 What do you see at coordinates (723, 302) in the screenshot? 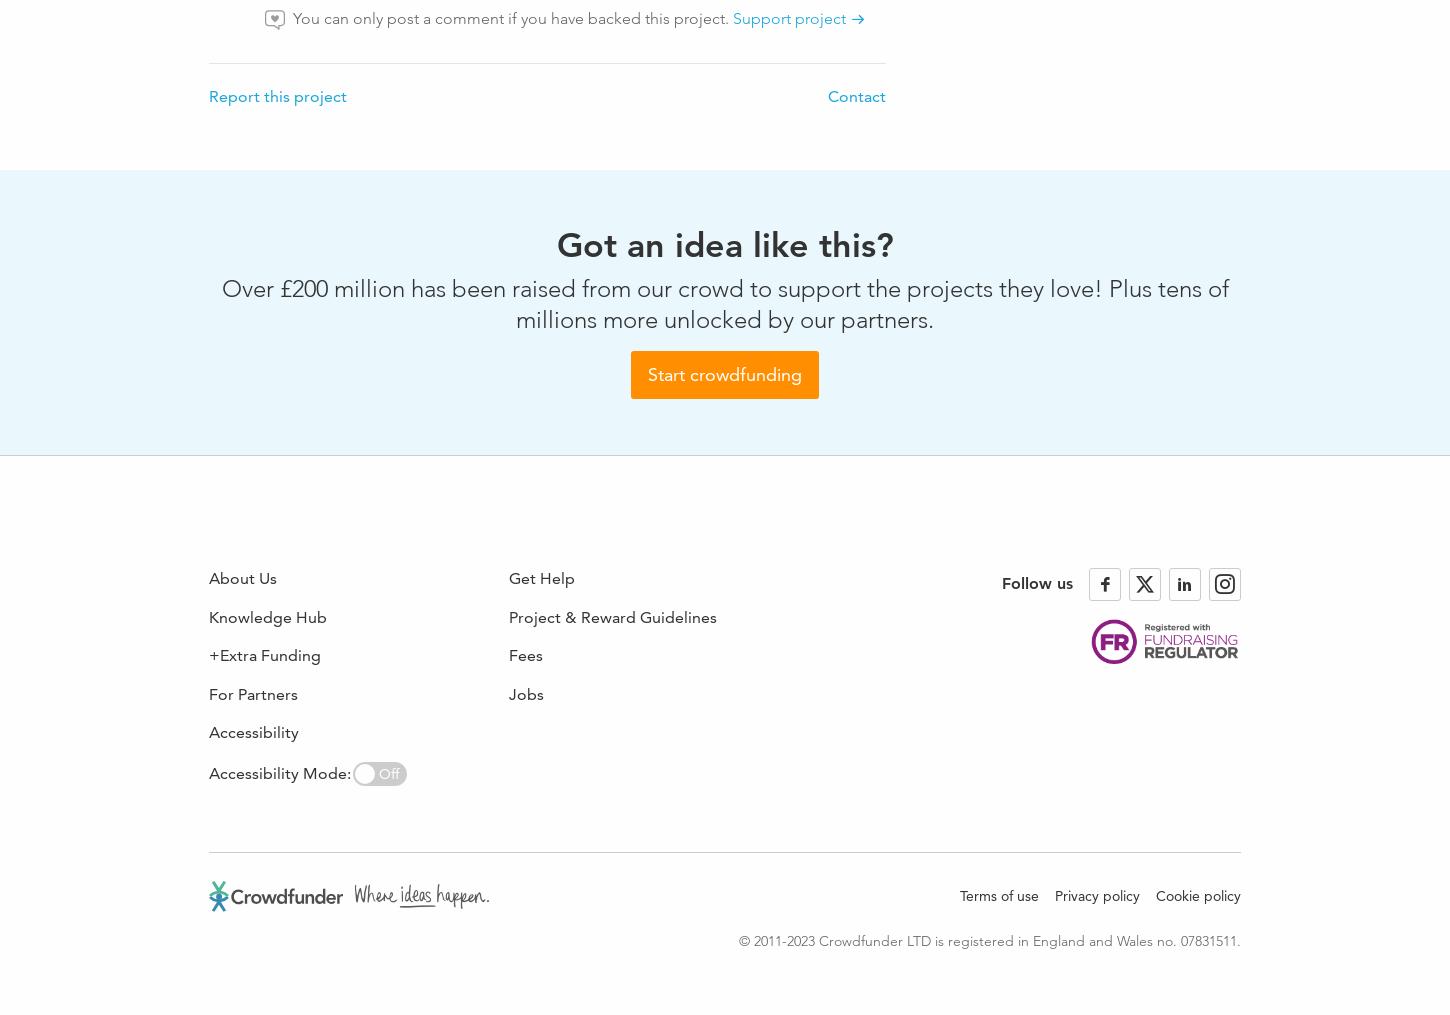
I see `'Over £200 million has been raised from our crowd to support the projects they love! Plus tens of millions more unlocked by our partners.'` at bounding box center [723, 302].